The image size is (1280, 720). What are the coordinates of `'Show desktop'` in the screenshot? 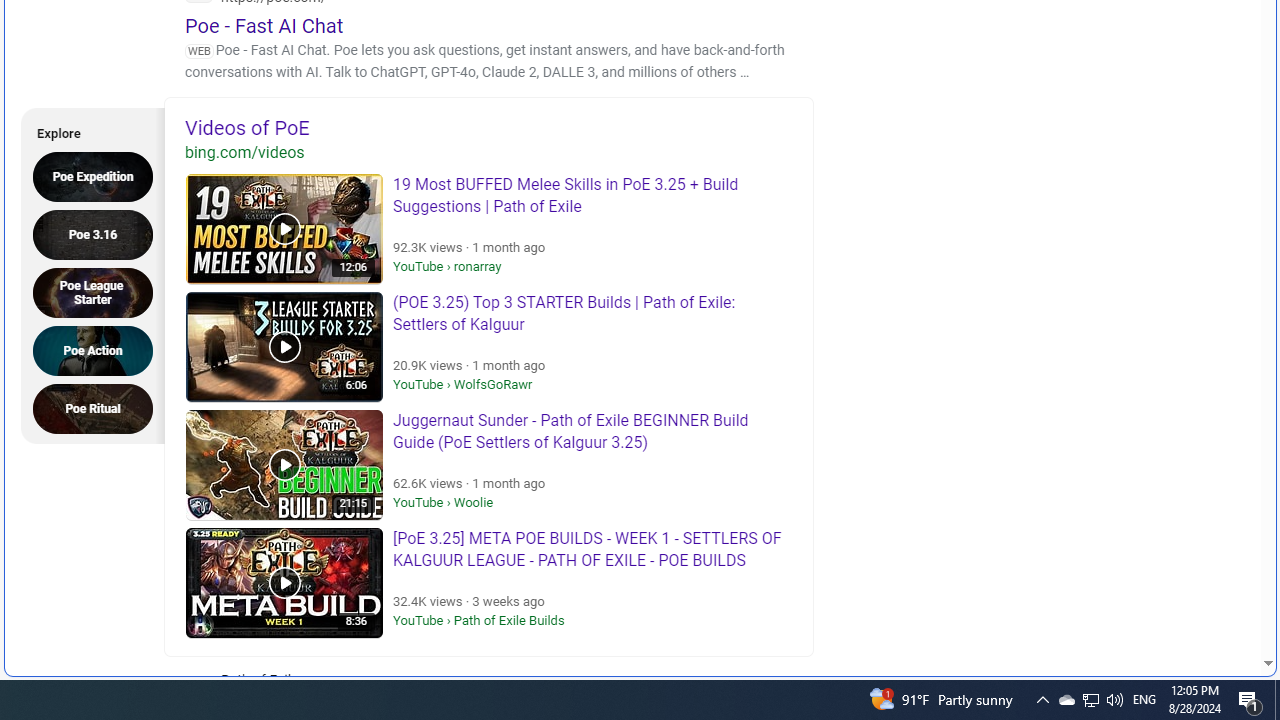 It's located at (1250, 698).